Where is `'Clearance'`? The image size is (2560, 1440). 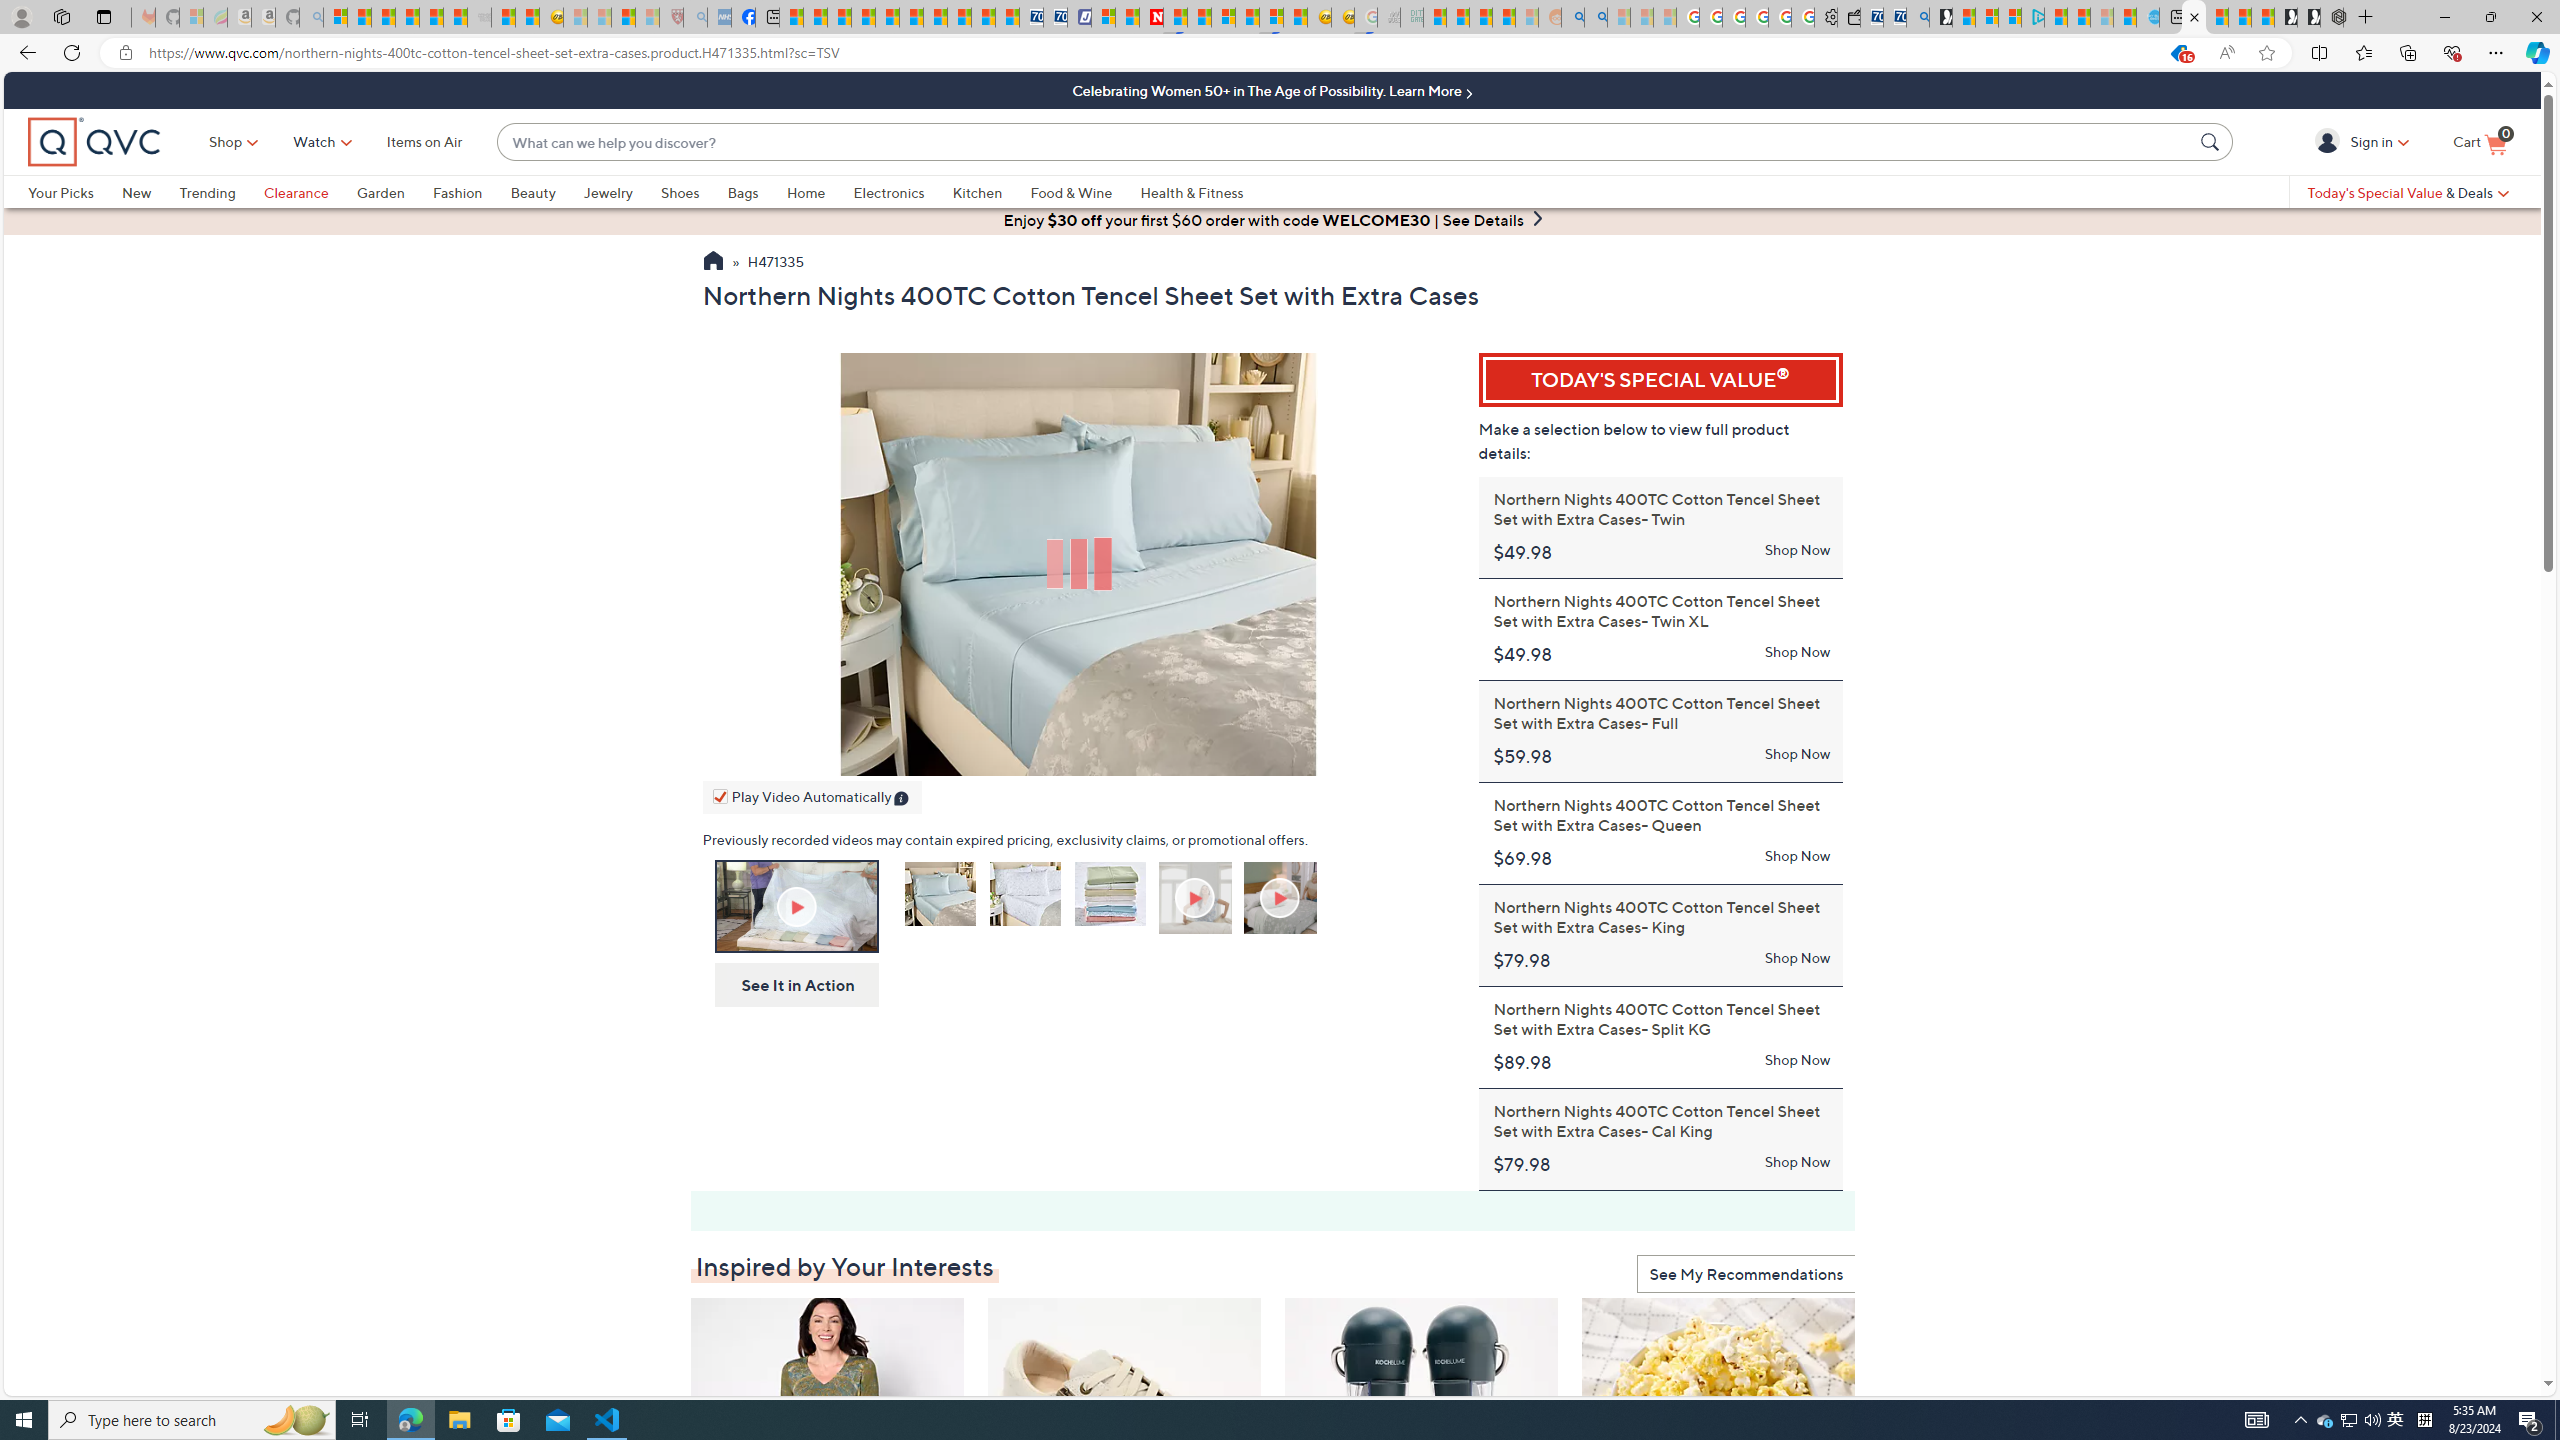 'Clearance' is located at coordinates (309, 191).